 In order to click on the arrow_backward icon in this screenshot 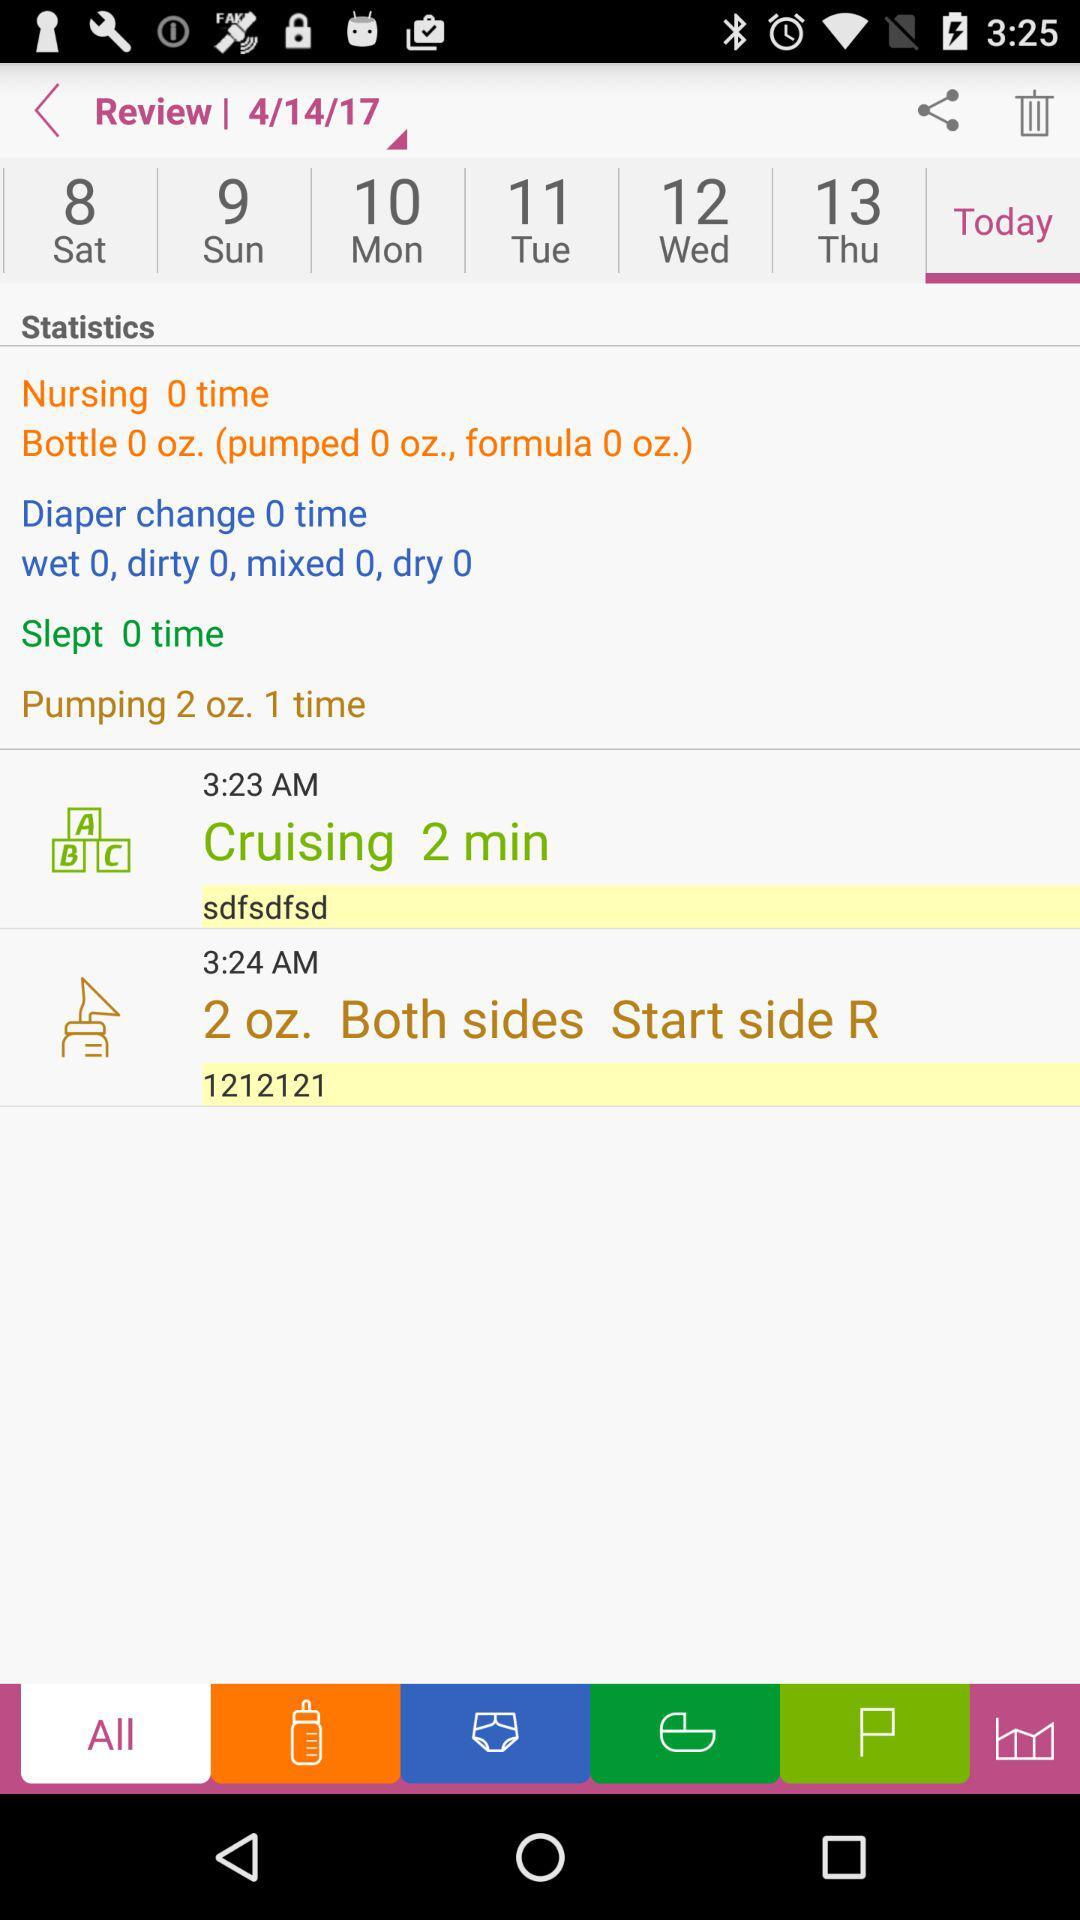, I will do `click(46, 117)`.